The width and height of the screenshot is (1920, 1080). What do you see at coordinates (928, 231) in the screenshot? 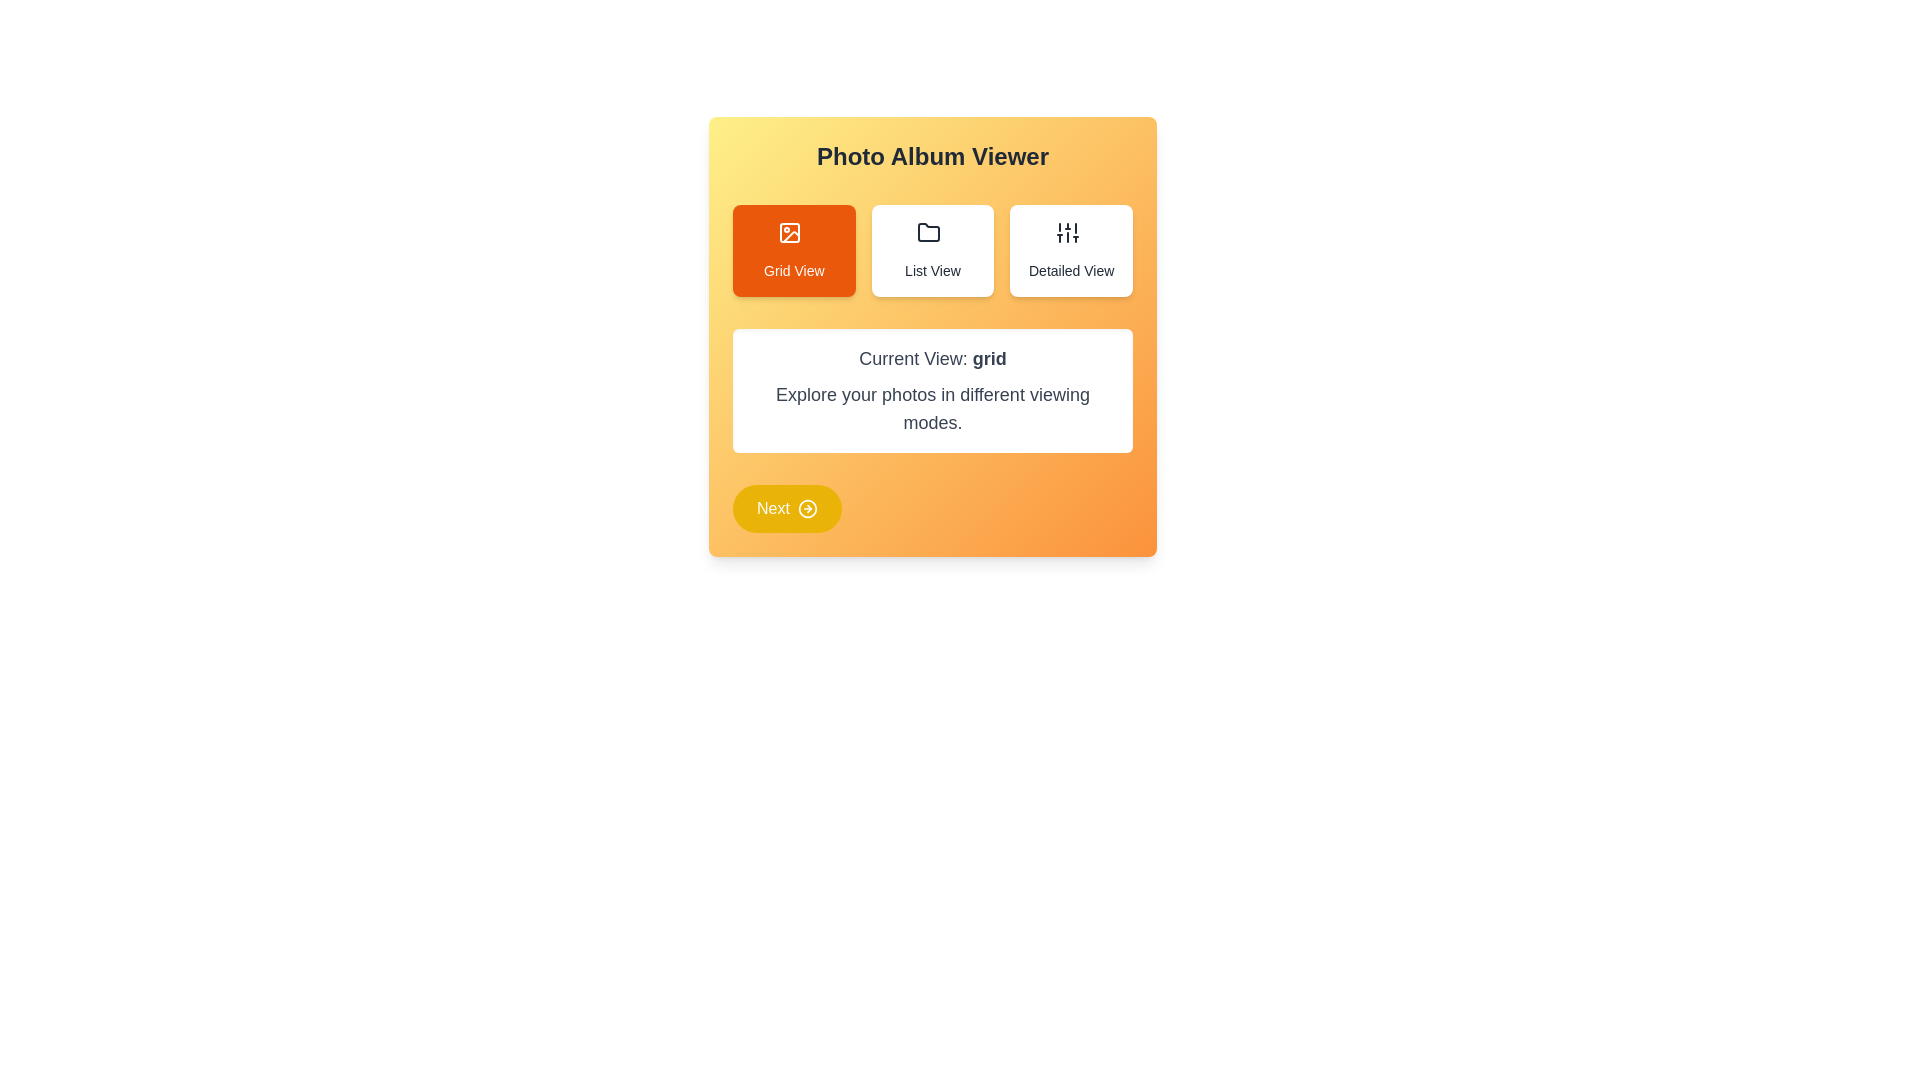
I see `the folder icon button representing the list view, which is the second icon in a set of three horizontally aligned icons located centrally within the interface` at bounding box center [928, 231].